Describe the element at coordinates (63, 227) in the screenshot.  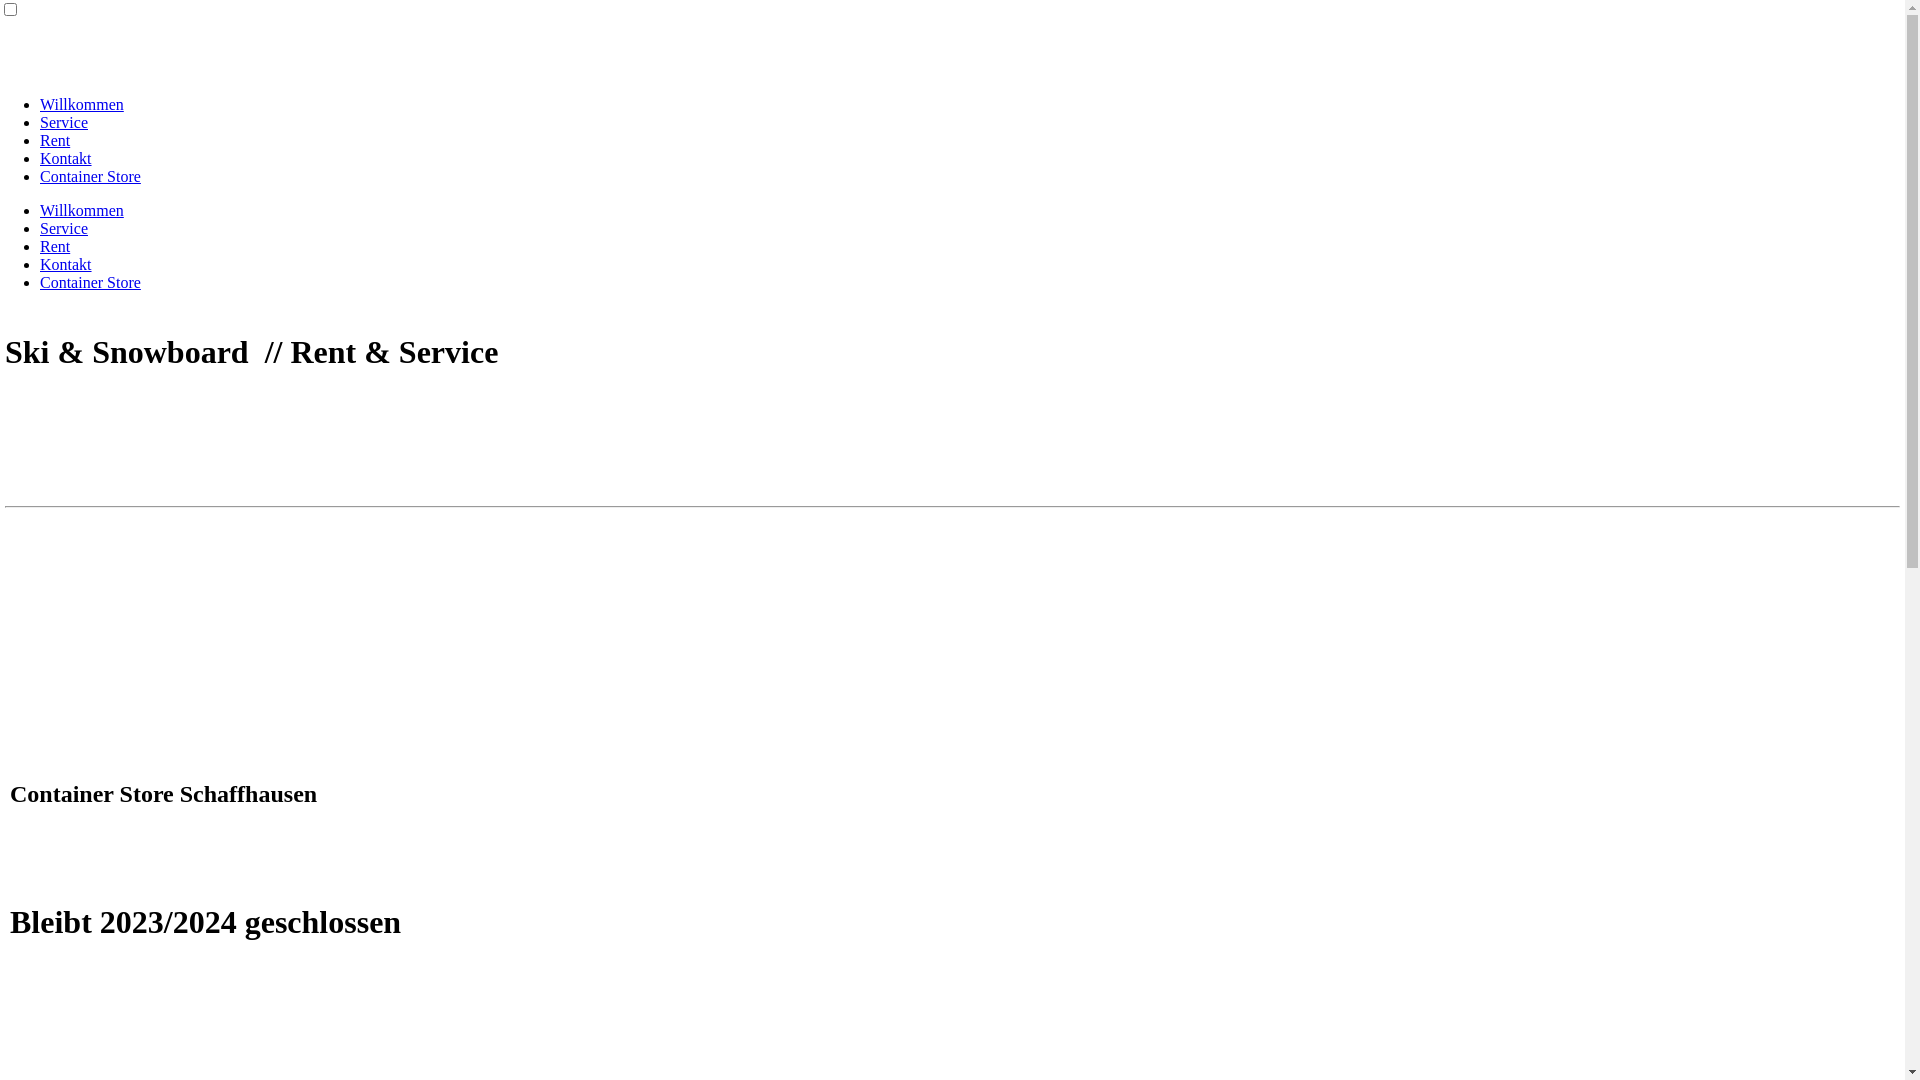
I see `'Service'` at that location.